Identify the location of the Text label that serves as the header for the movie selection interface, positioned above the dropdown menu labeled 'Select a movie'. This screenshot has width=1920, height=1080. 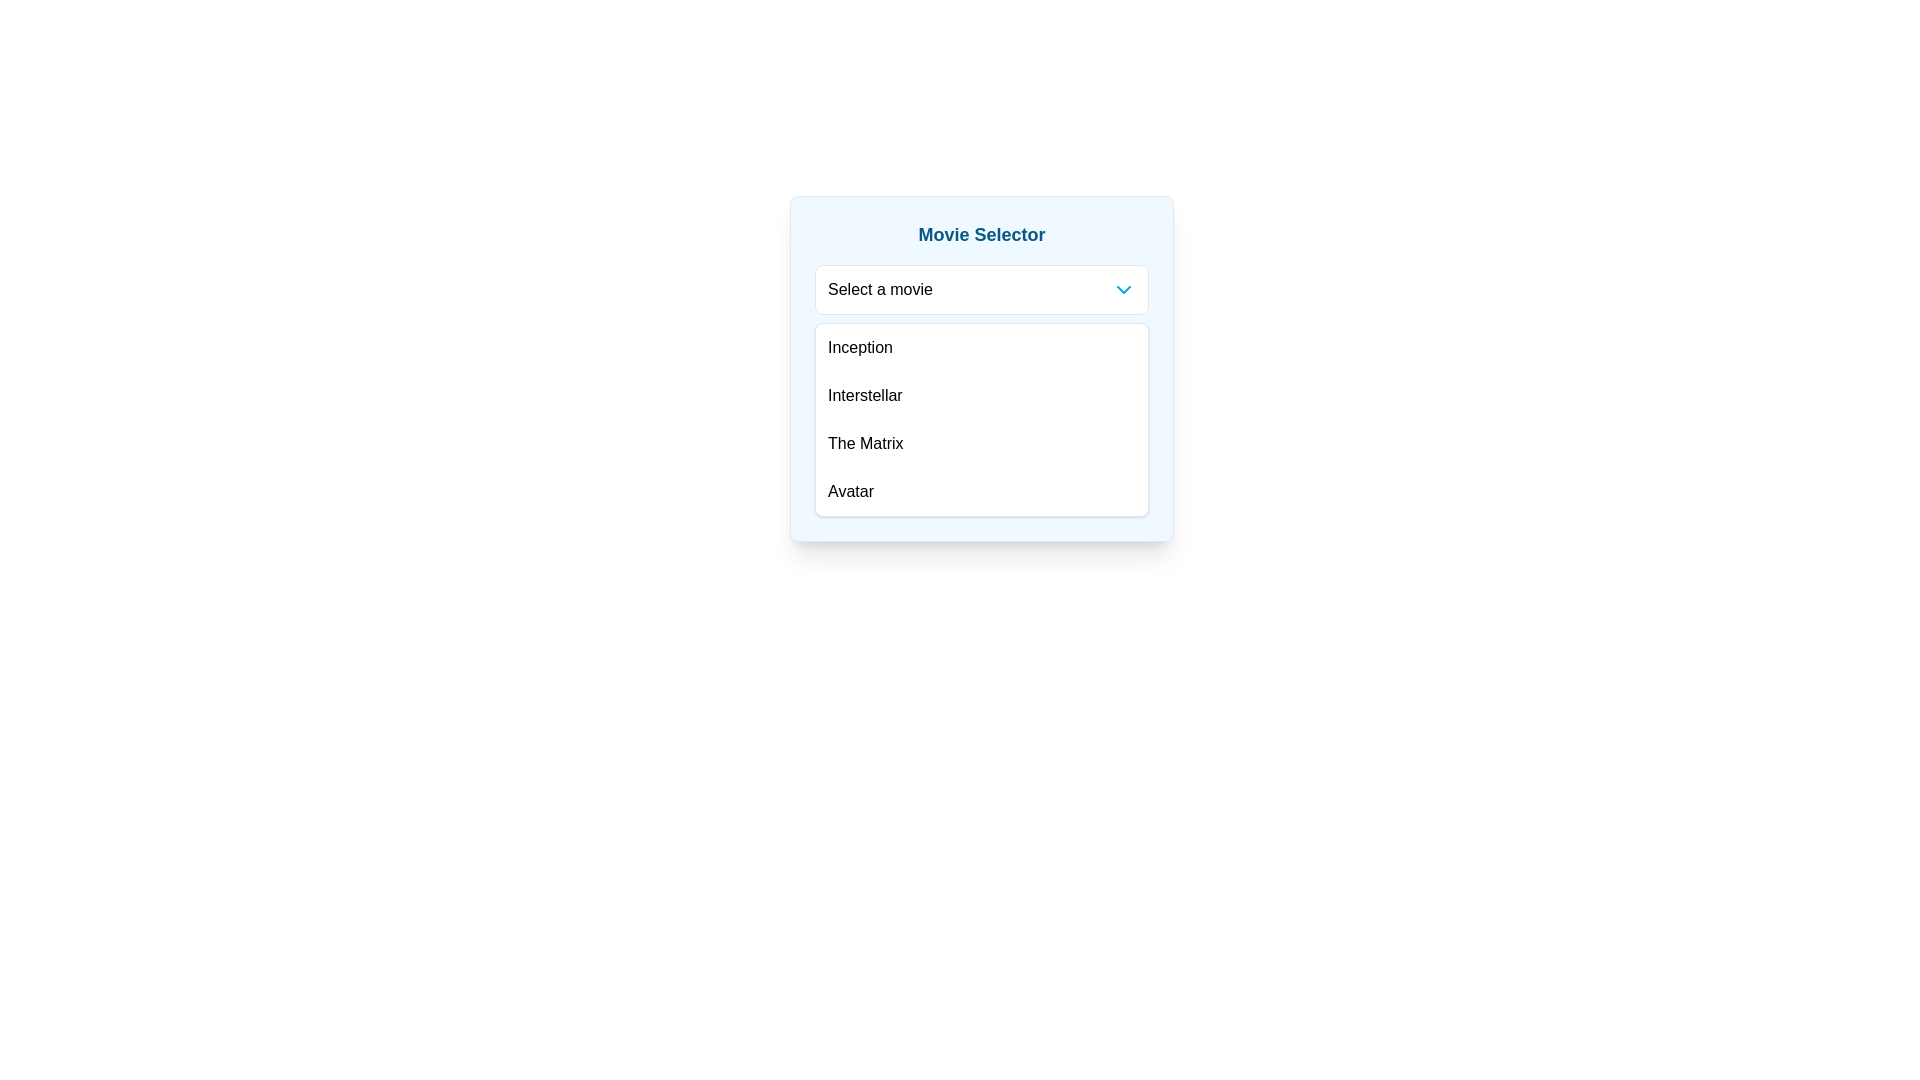
(982, 234).